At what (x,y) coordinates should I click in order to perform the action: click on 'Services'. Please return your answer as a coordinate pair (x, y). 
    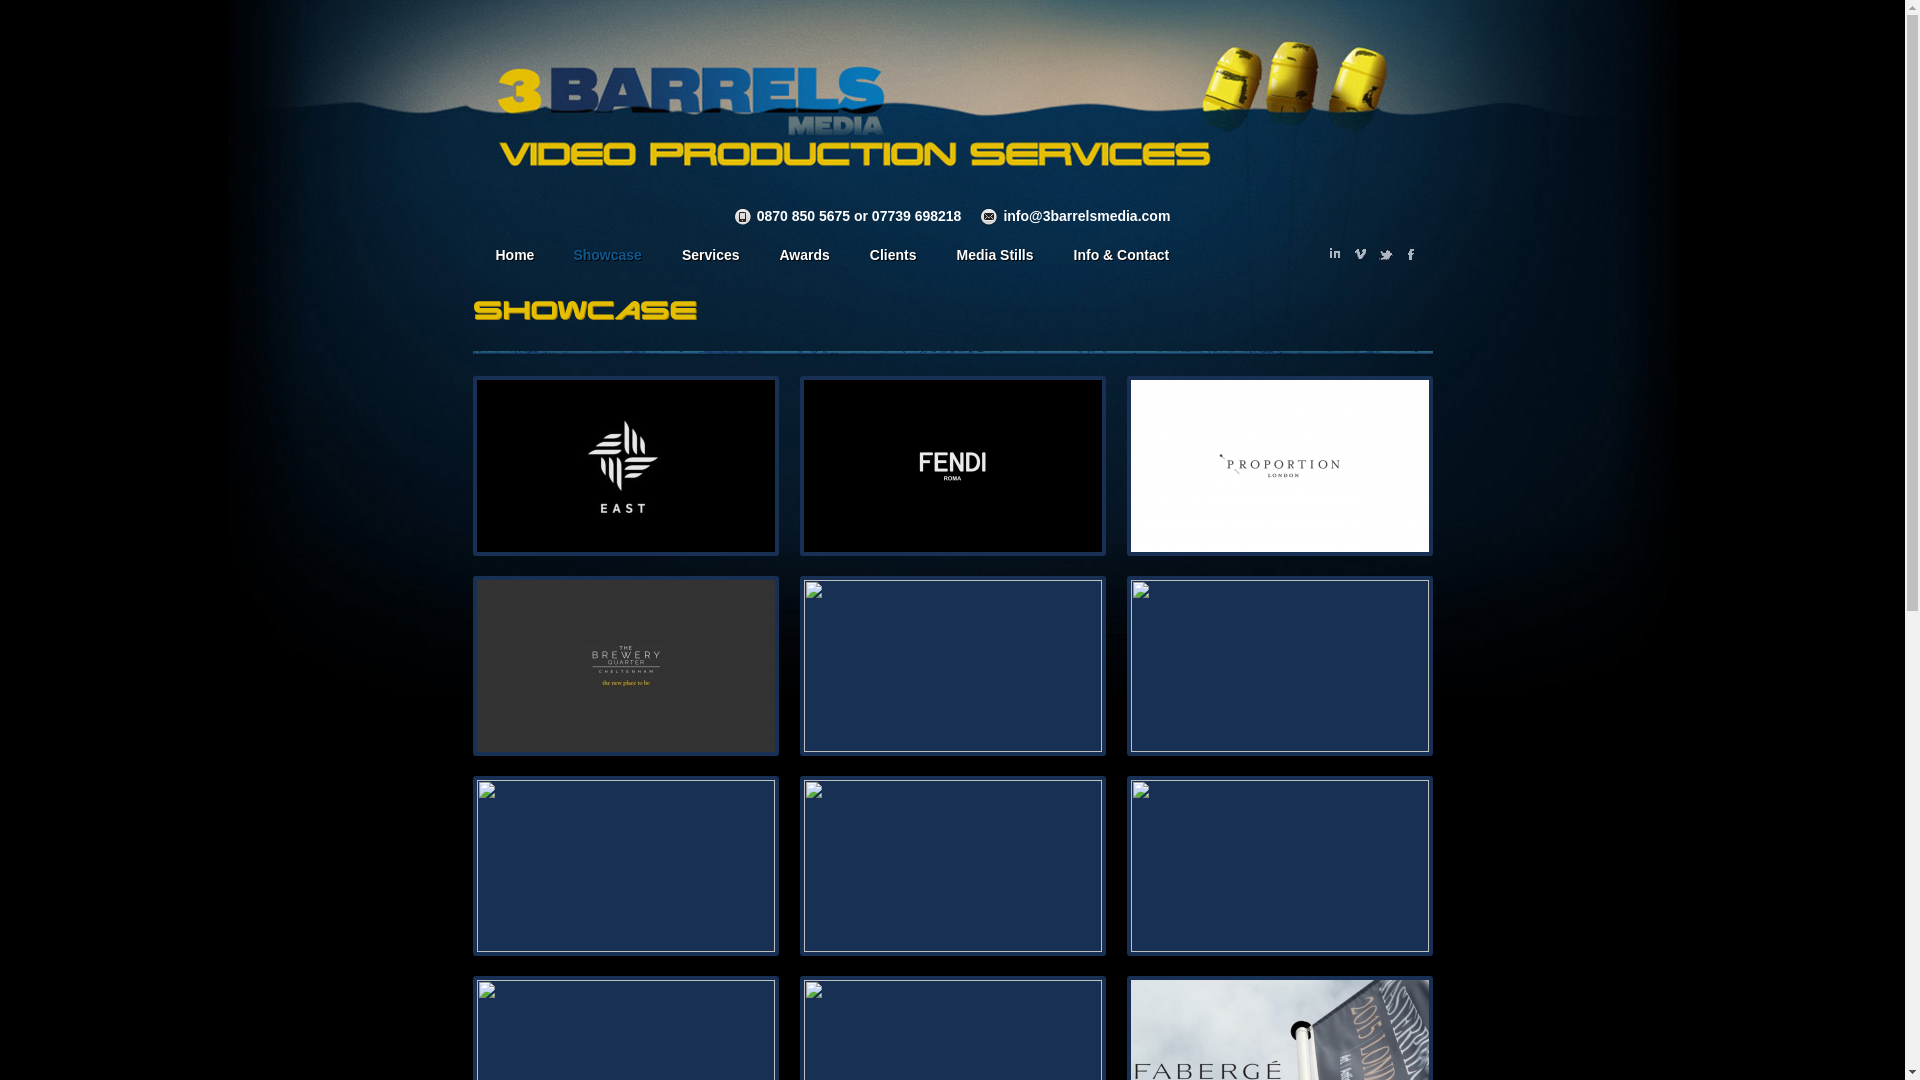
    Looking at the image, I should click on (710, 257).